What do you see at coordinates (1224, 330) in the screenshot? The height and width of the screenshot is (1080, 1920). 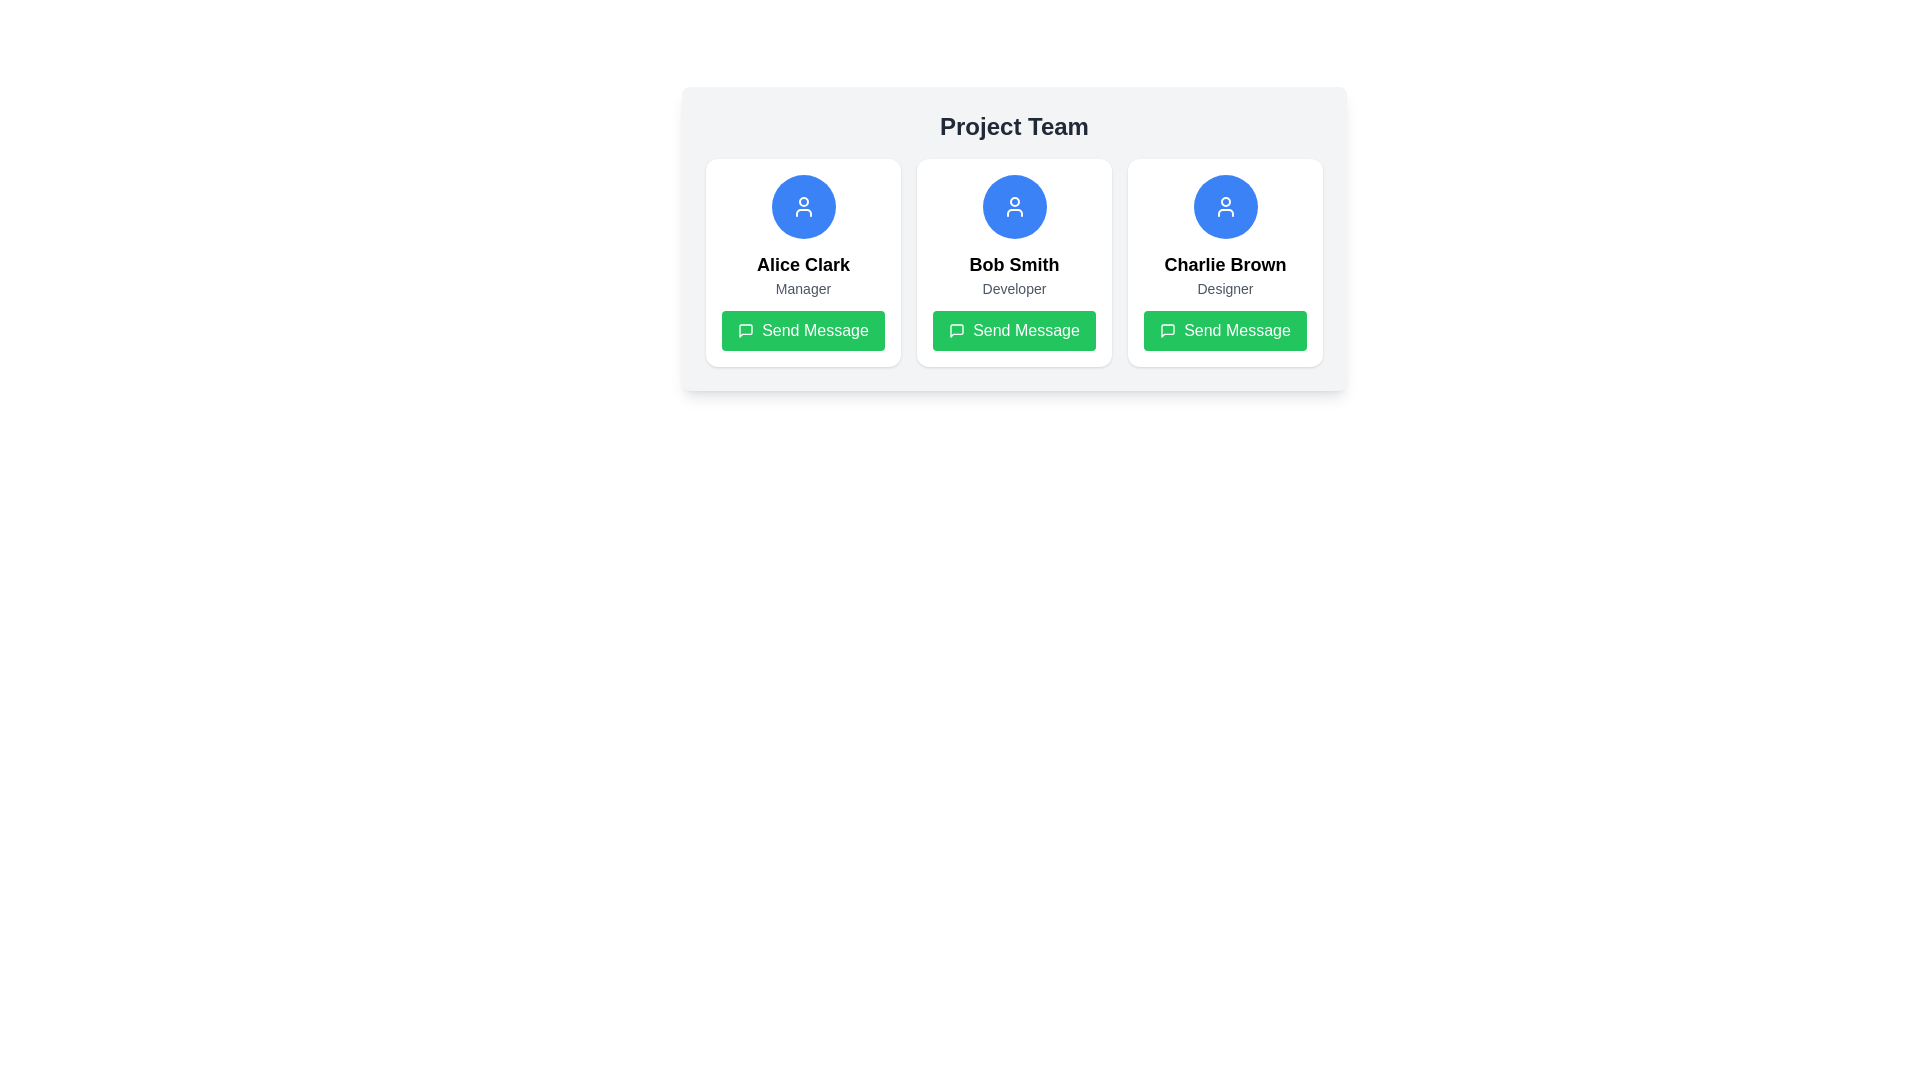 I see `the third 'Send Message' button located at the bottom center of Charlie Brown Designer's profile card` at bounding box center [1224, 330].